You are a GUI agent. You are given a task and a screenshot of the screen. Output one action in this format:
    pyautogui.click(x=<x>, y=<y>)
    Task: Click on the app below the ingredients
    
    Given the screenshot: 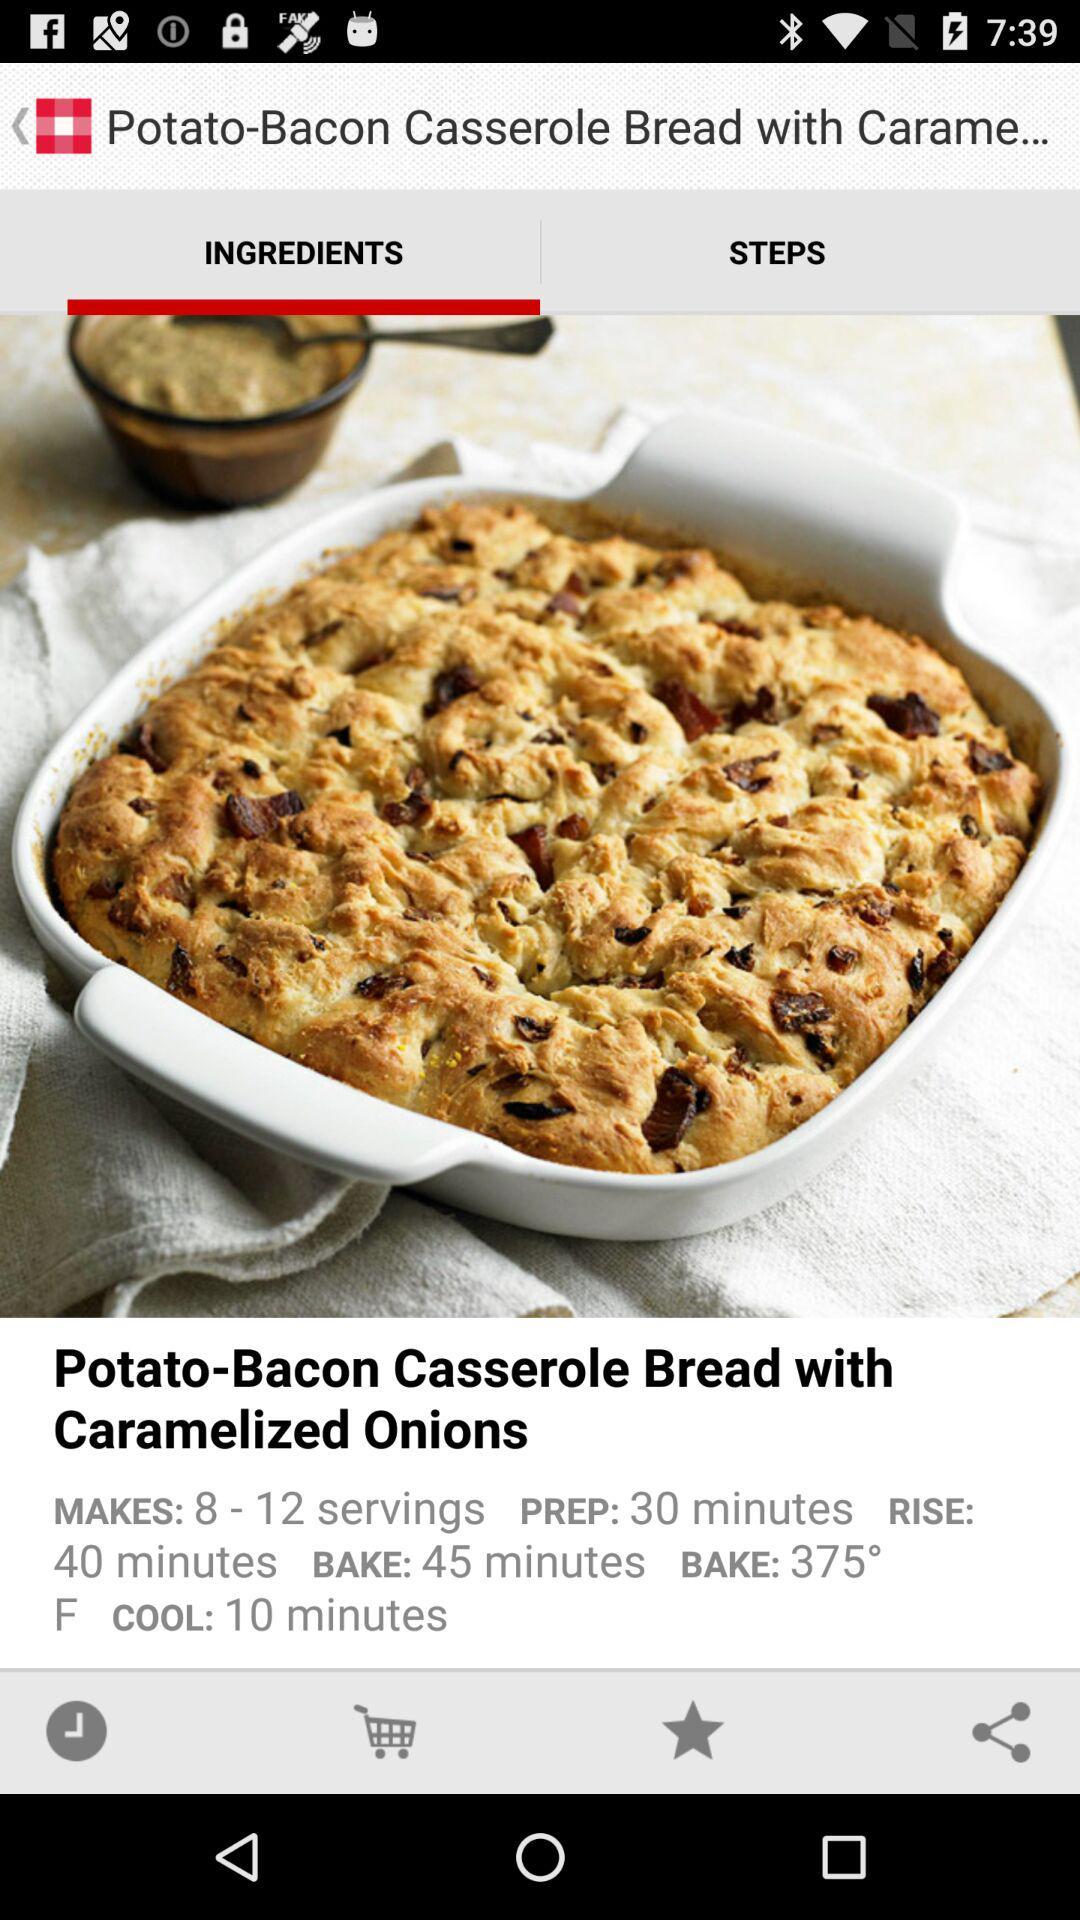 What is the action you would take?
    pyautogui.click(x=540, y=816)
    